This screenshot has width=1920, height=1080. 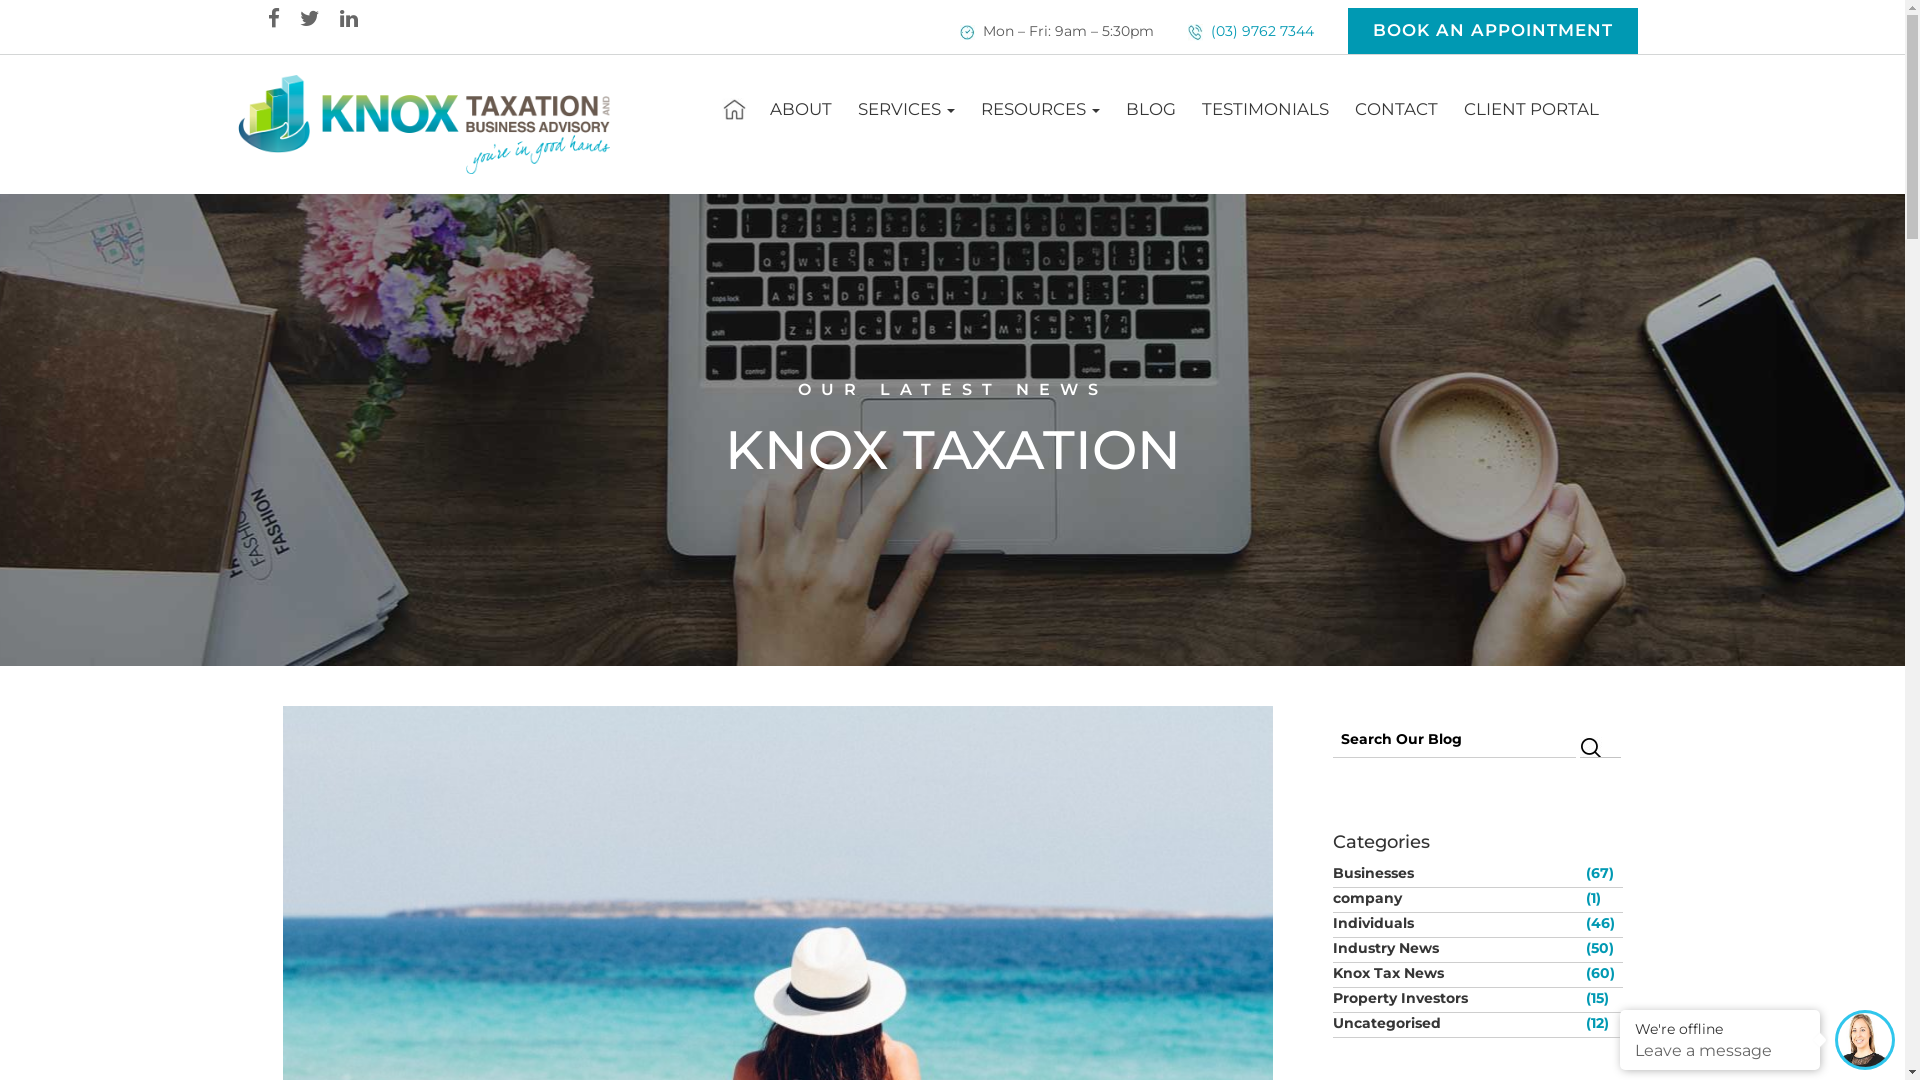 I want to click on 'Businesses', so click(x=1456, y=871).